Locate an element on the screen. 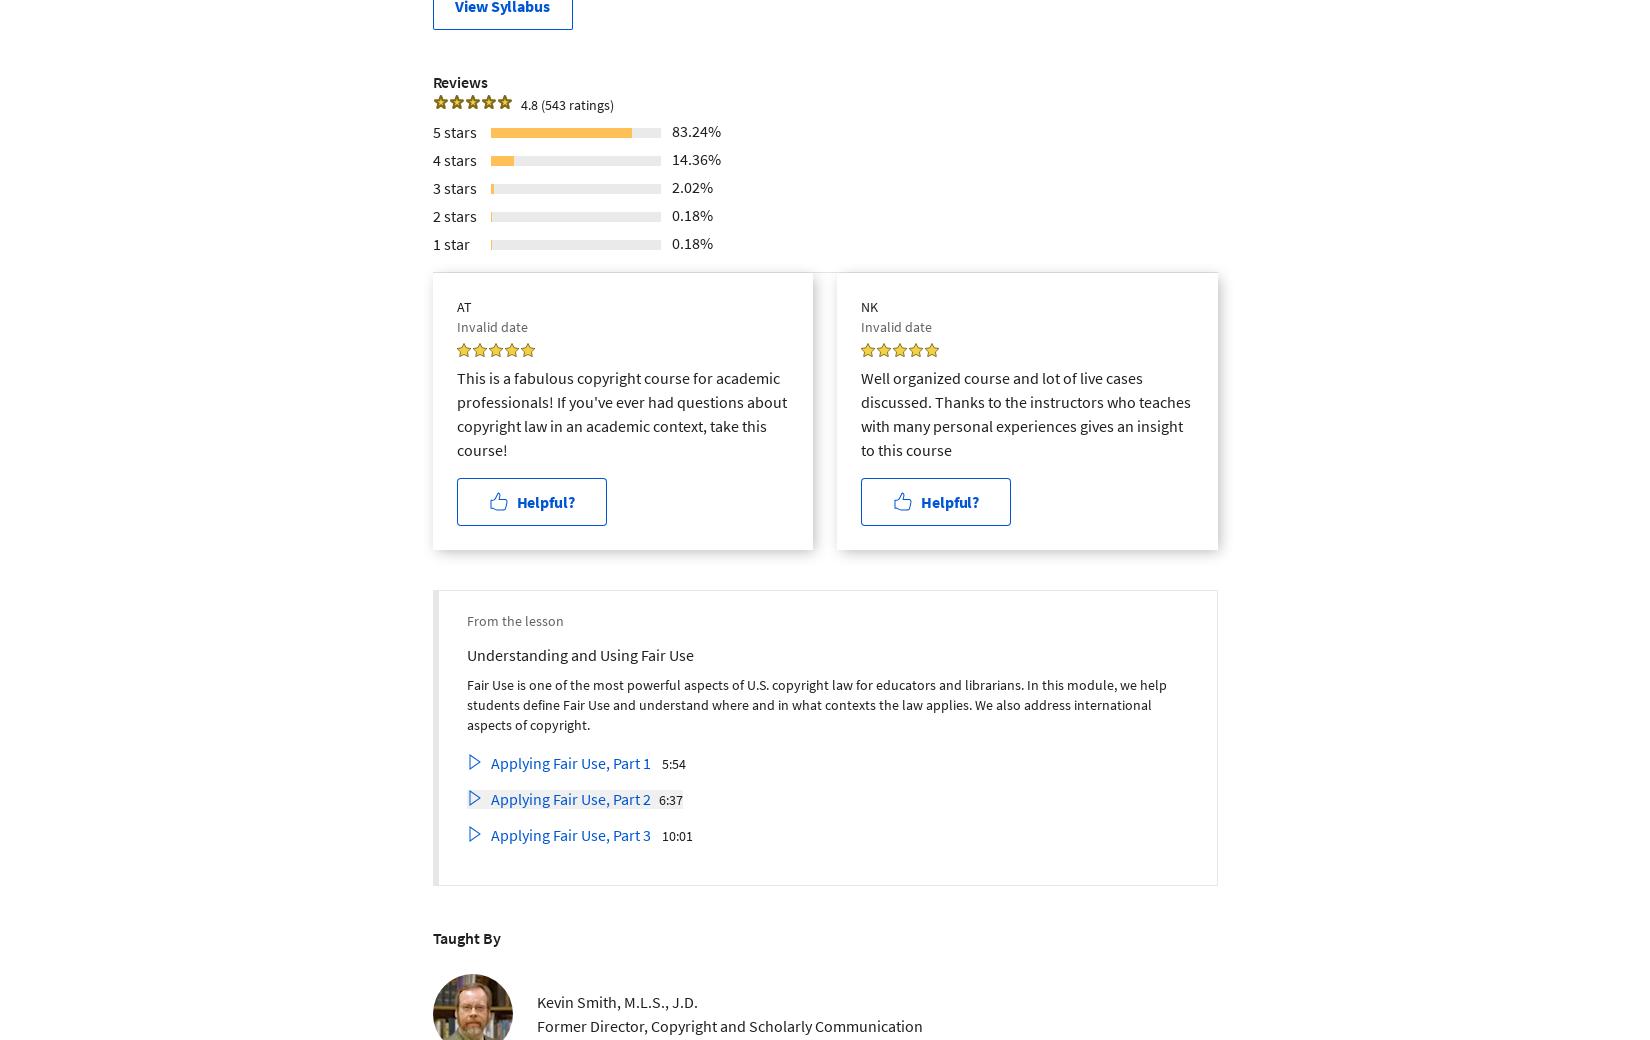 Image resolution: width=1650 pixels, height=1040 pixels. '83.24%' is located at coordinates (694, 129).